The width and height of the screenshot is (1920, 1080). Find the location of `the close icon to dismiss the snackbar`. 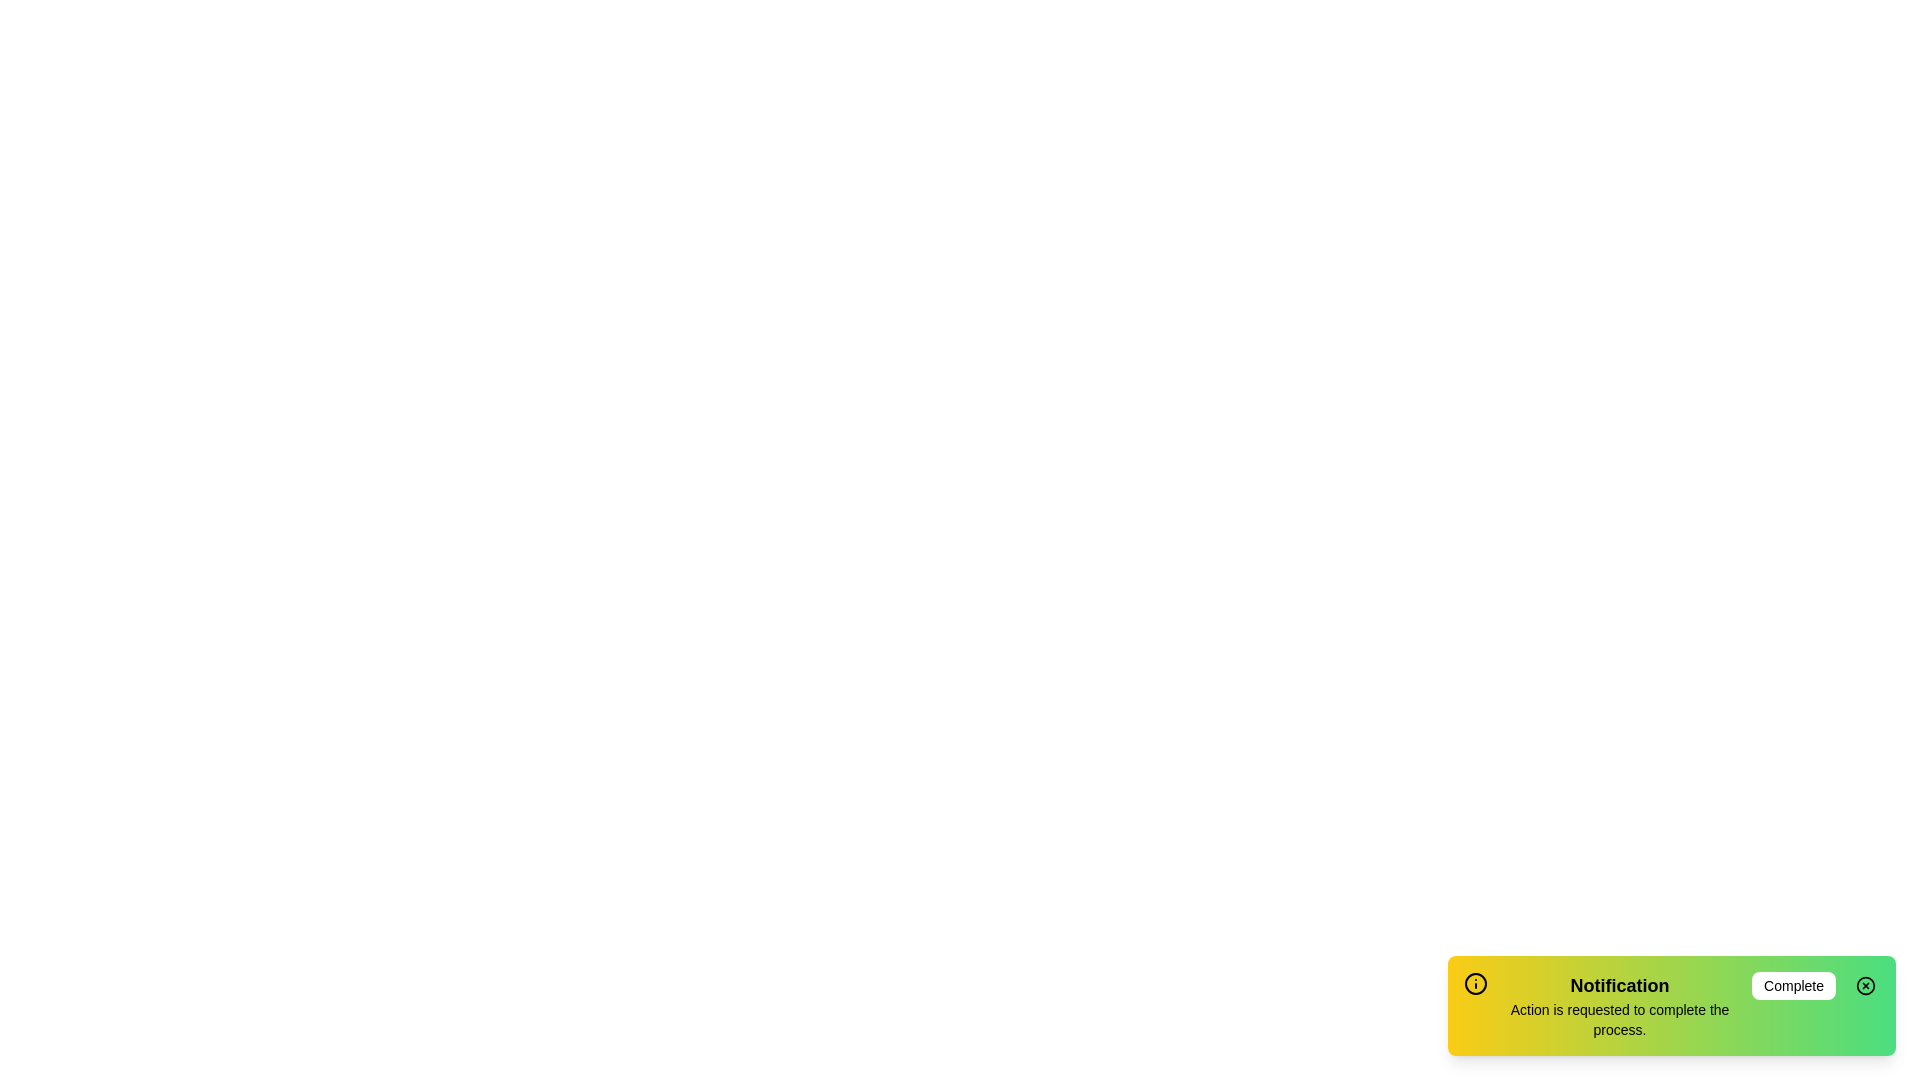

the close icon to dismiss the snackbar is located at coordinates (1865, 985).